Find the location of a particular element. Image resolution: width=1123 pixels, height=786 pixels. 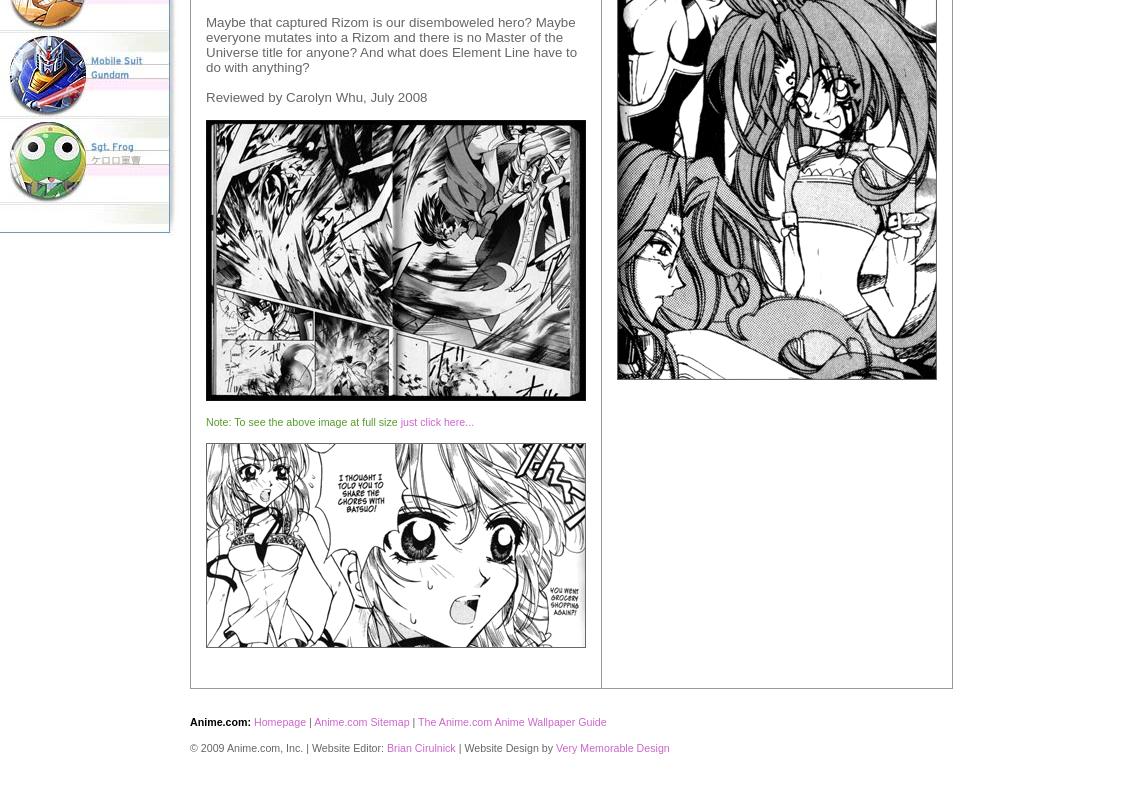

'Note: To see the above image at full size' is located at coordinates (301, 421).